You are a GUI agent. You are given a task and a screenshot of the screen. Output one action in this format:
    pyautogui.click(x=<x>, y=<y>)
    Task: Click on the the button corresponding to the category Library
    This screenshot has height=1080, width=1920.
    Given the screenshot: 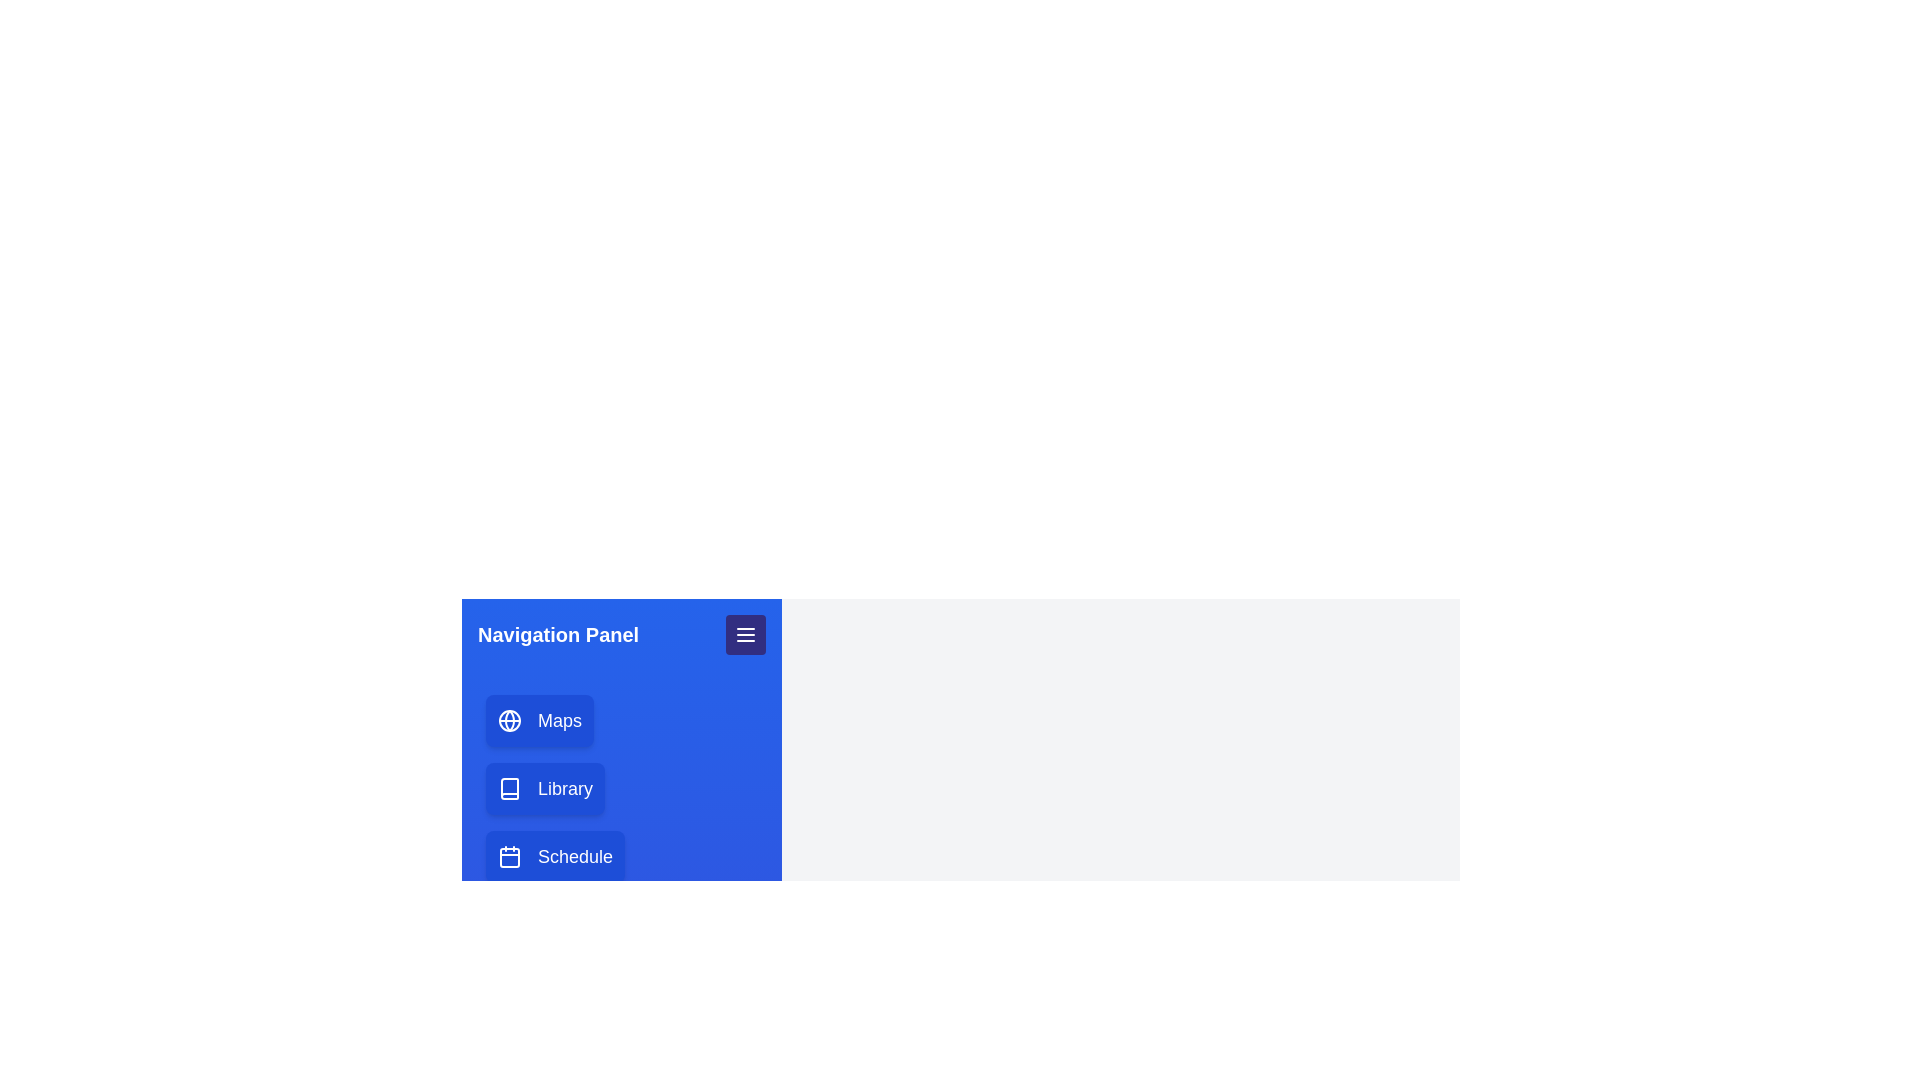 What is the action you would take?
    pyautogui.click(x=545, y=788)
    